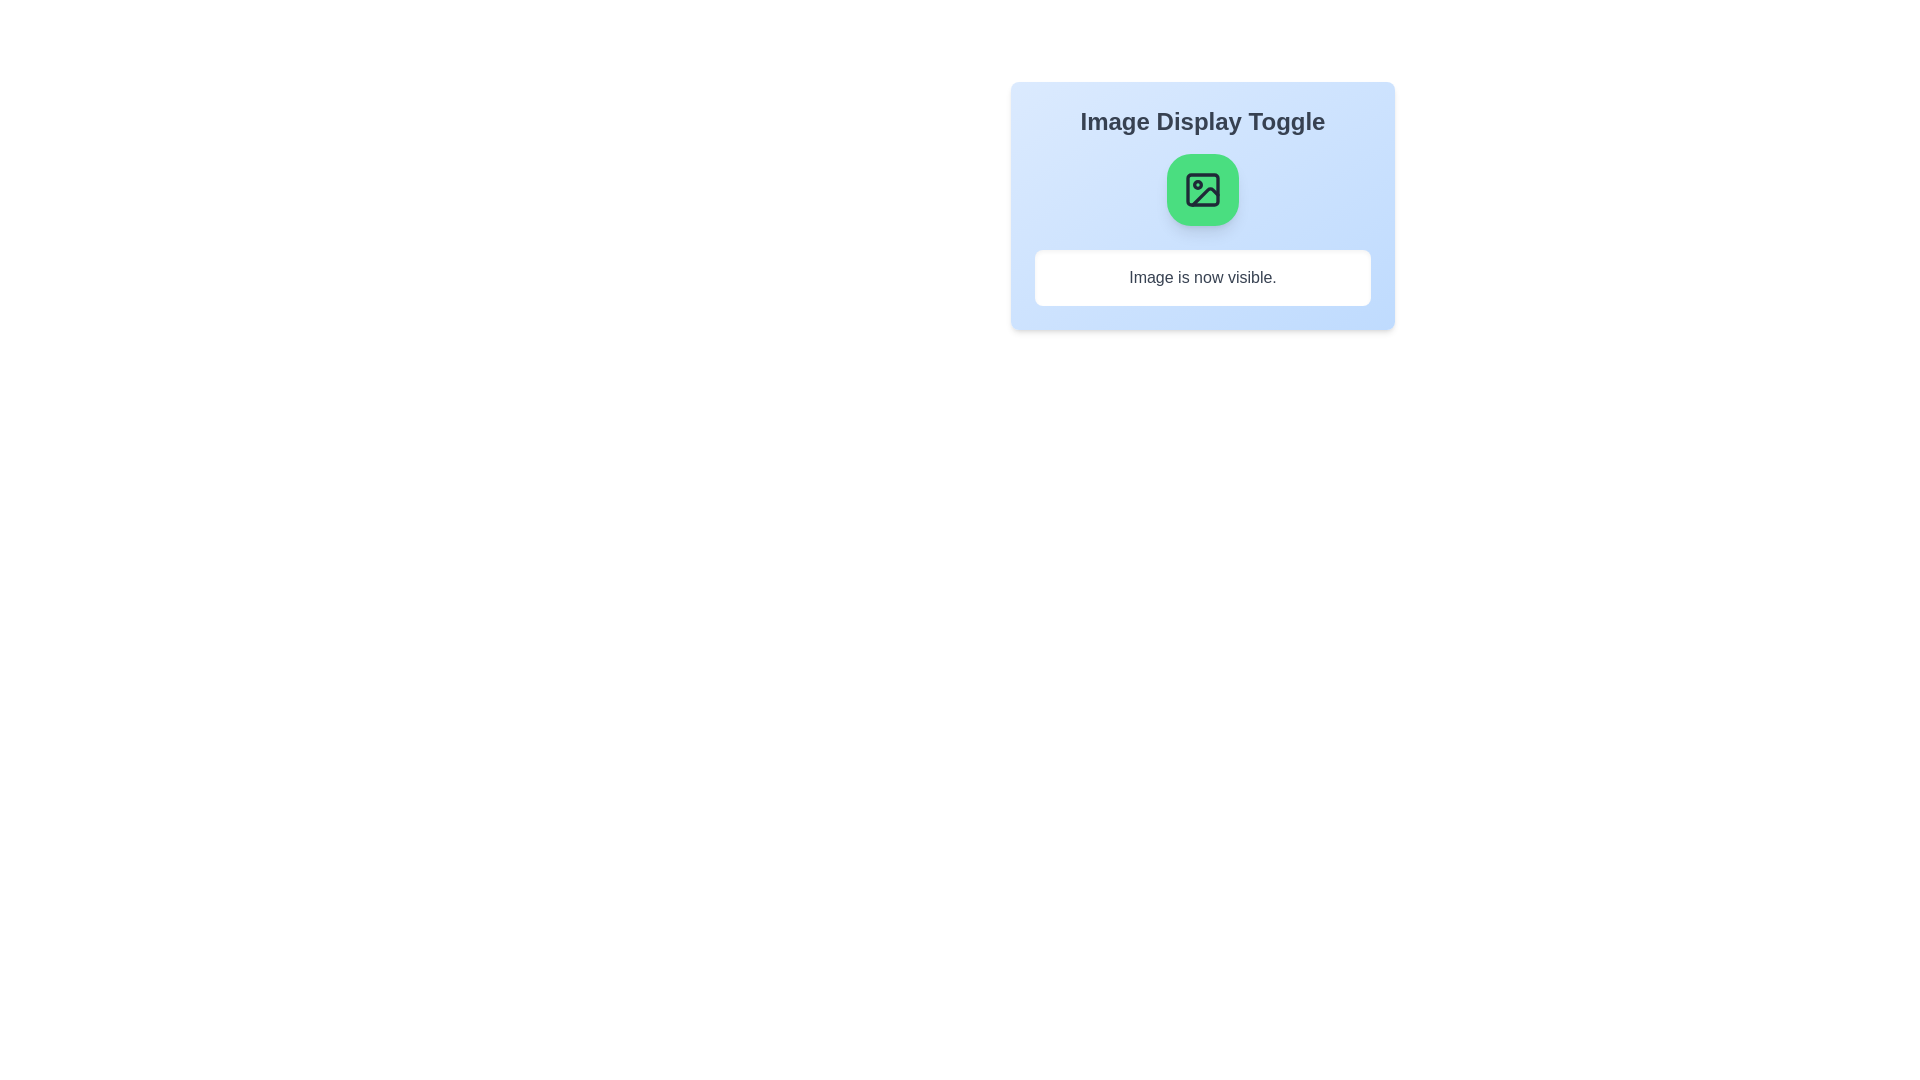 The height and width of the screenshot is (1080, 1920). What do you see at coordinates (1202, 189) in the screenshot?
I see `the ImageToggleButton to toggle the visibility of the image` at bounding box center [1202, 189].